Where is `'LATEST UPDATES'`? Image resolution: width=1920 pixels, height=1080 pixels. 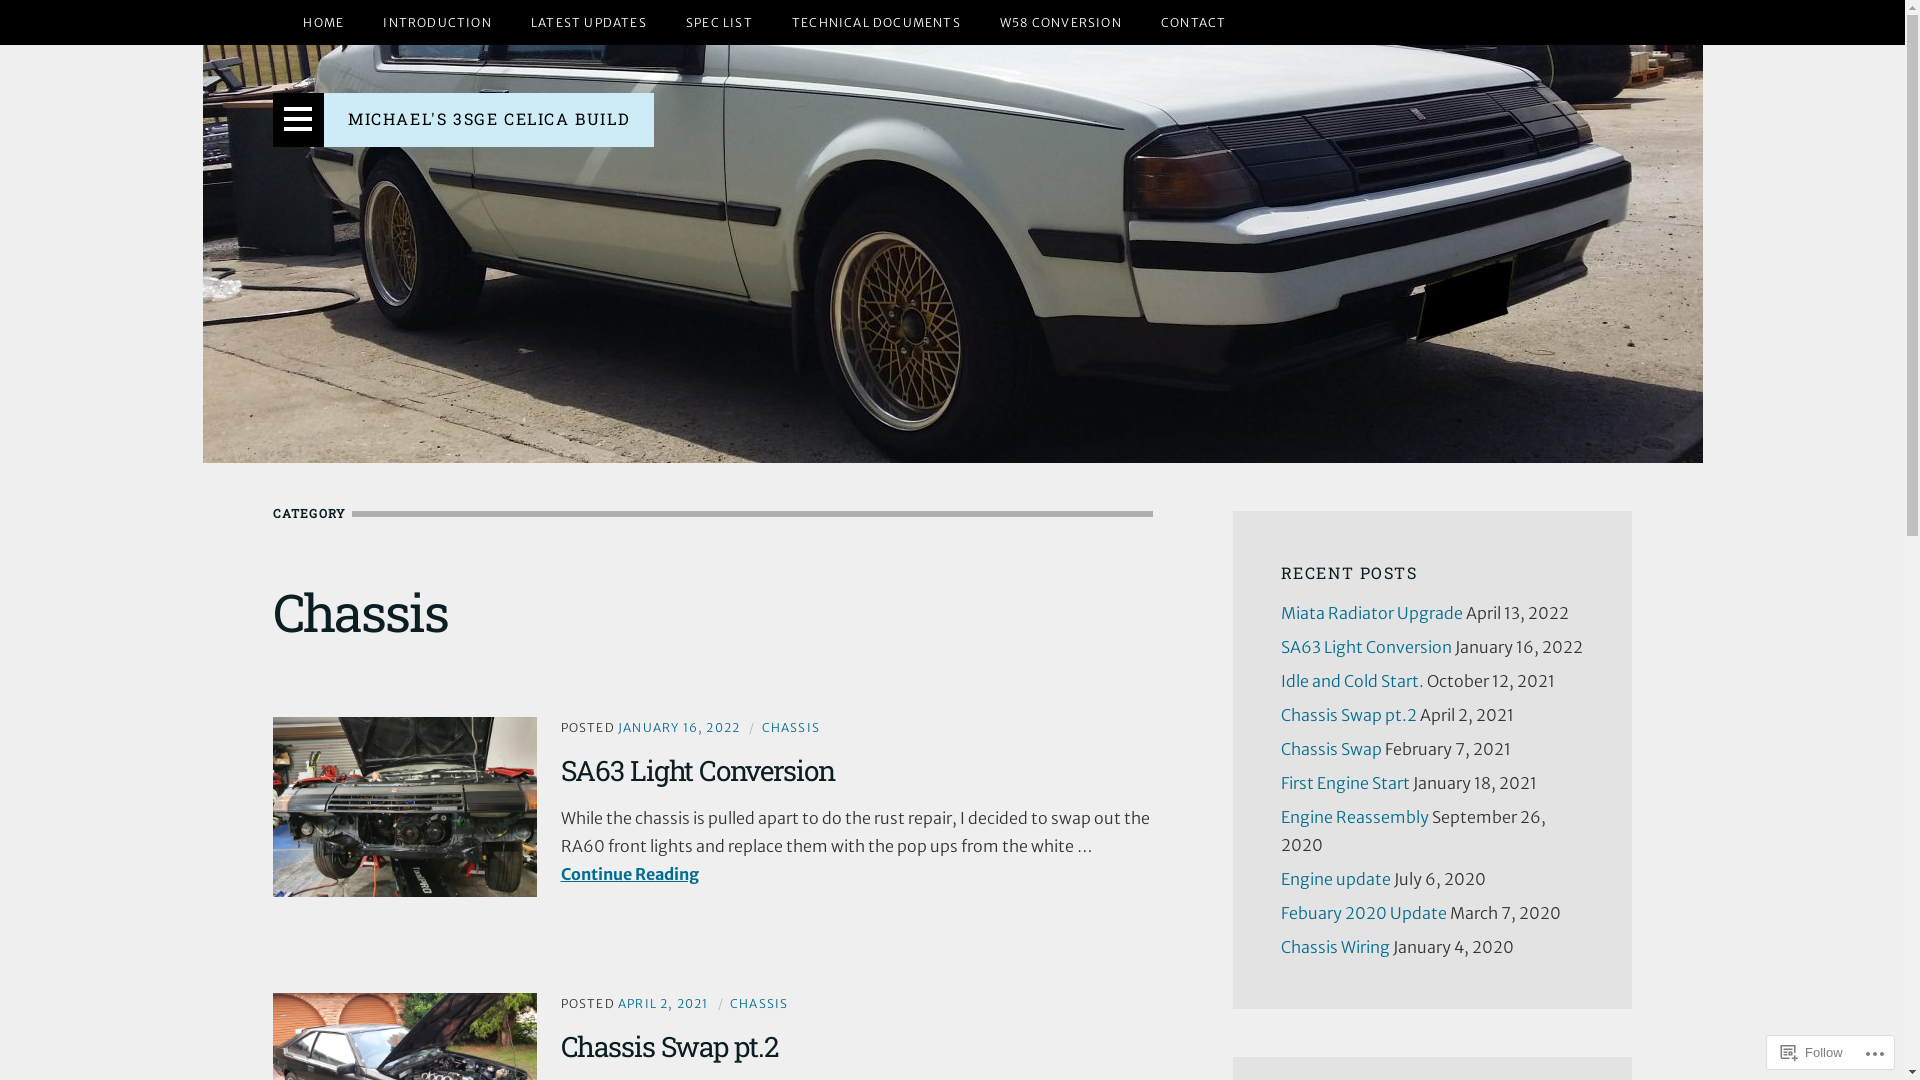
'LATEST UPDATES' is located at coordinates (588, 22).